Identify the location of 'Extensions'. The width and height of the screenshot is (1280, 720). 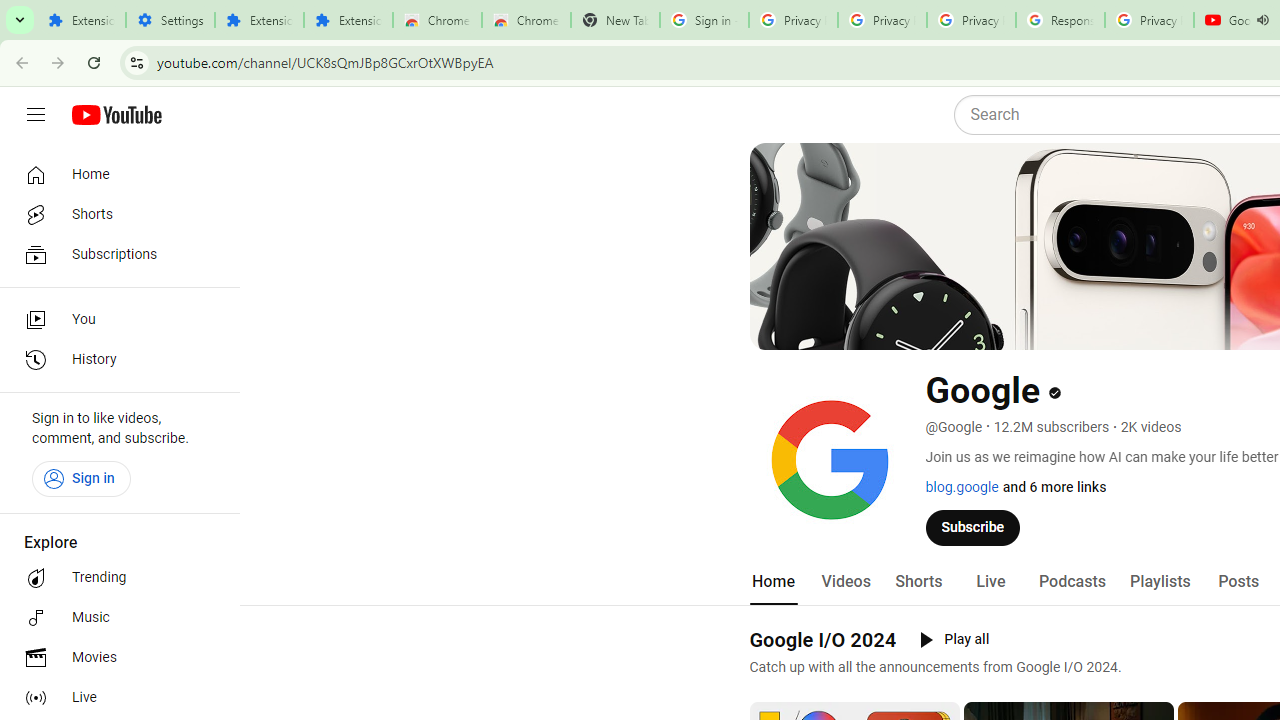
(348, 20).